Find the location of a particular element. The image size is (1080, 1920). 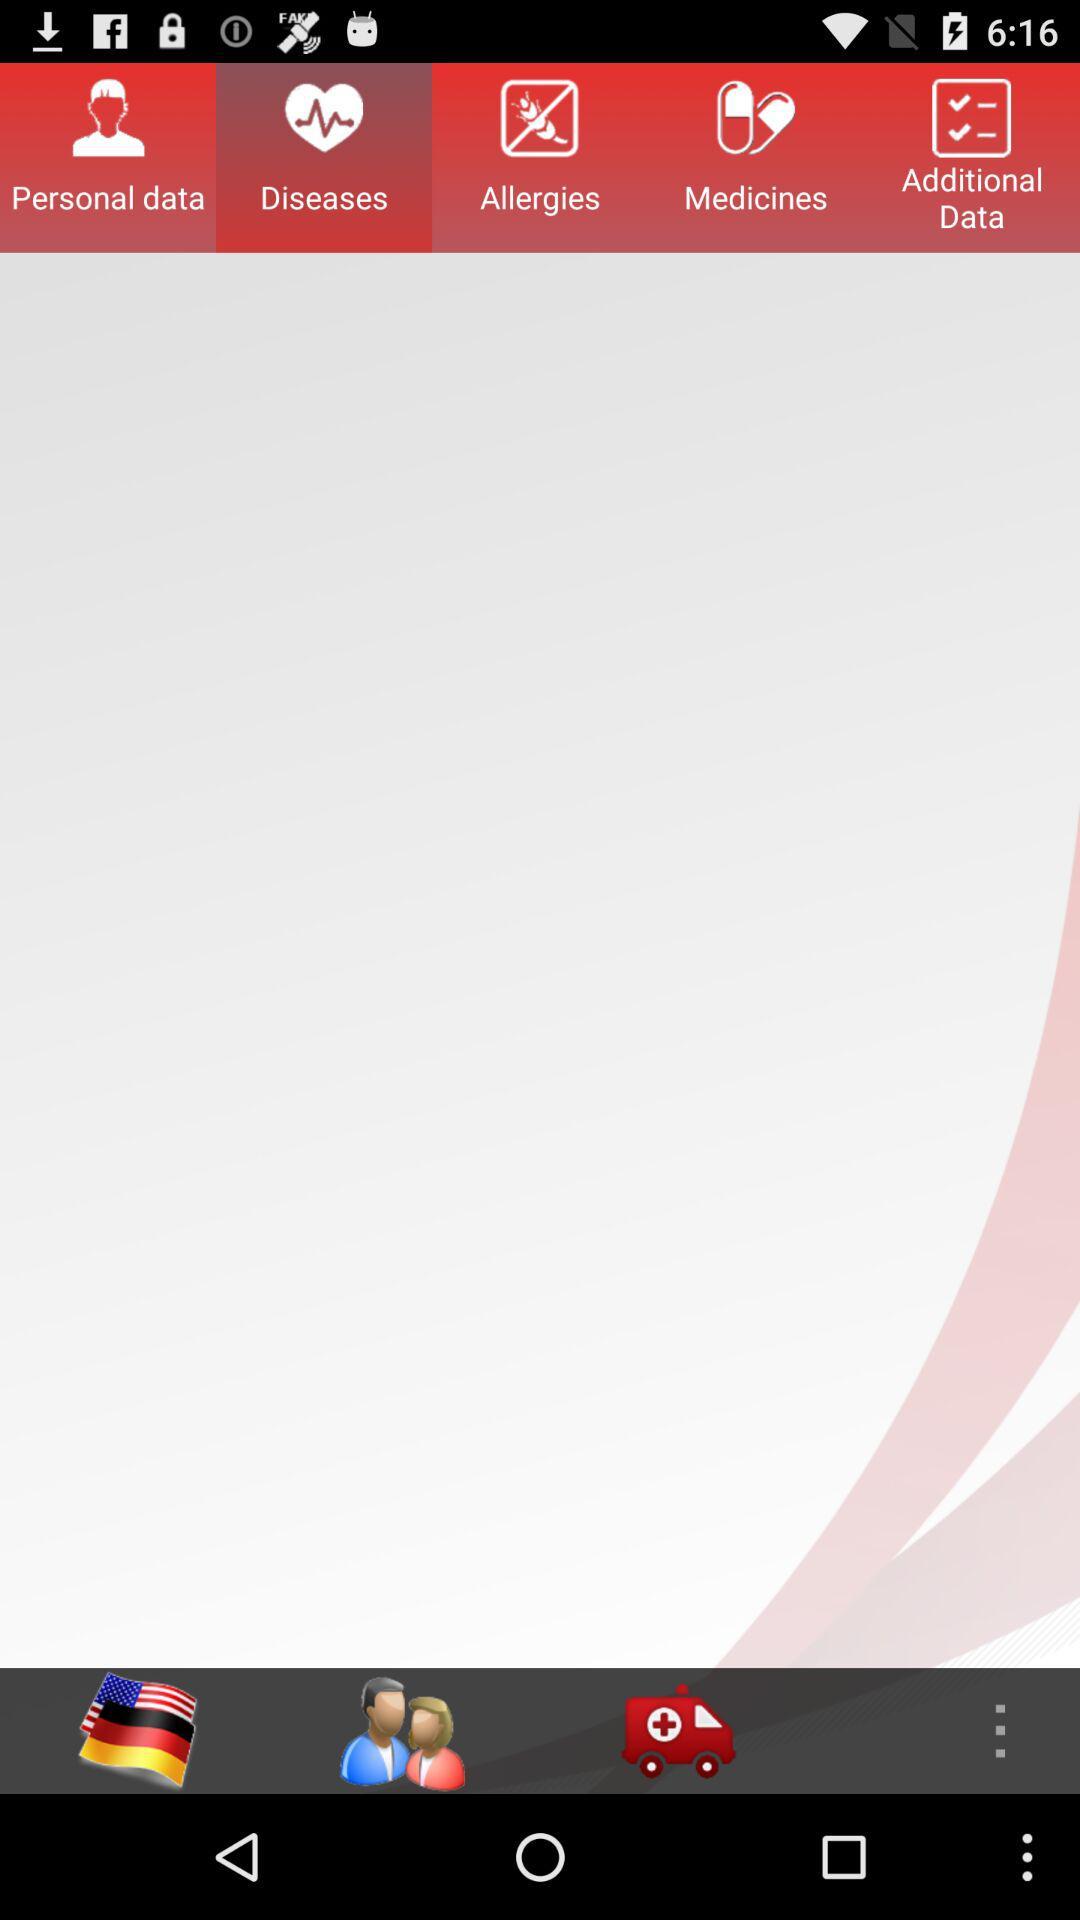

open emergency contact is located at coordinates (677, 1730).